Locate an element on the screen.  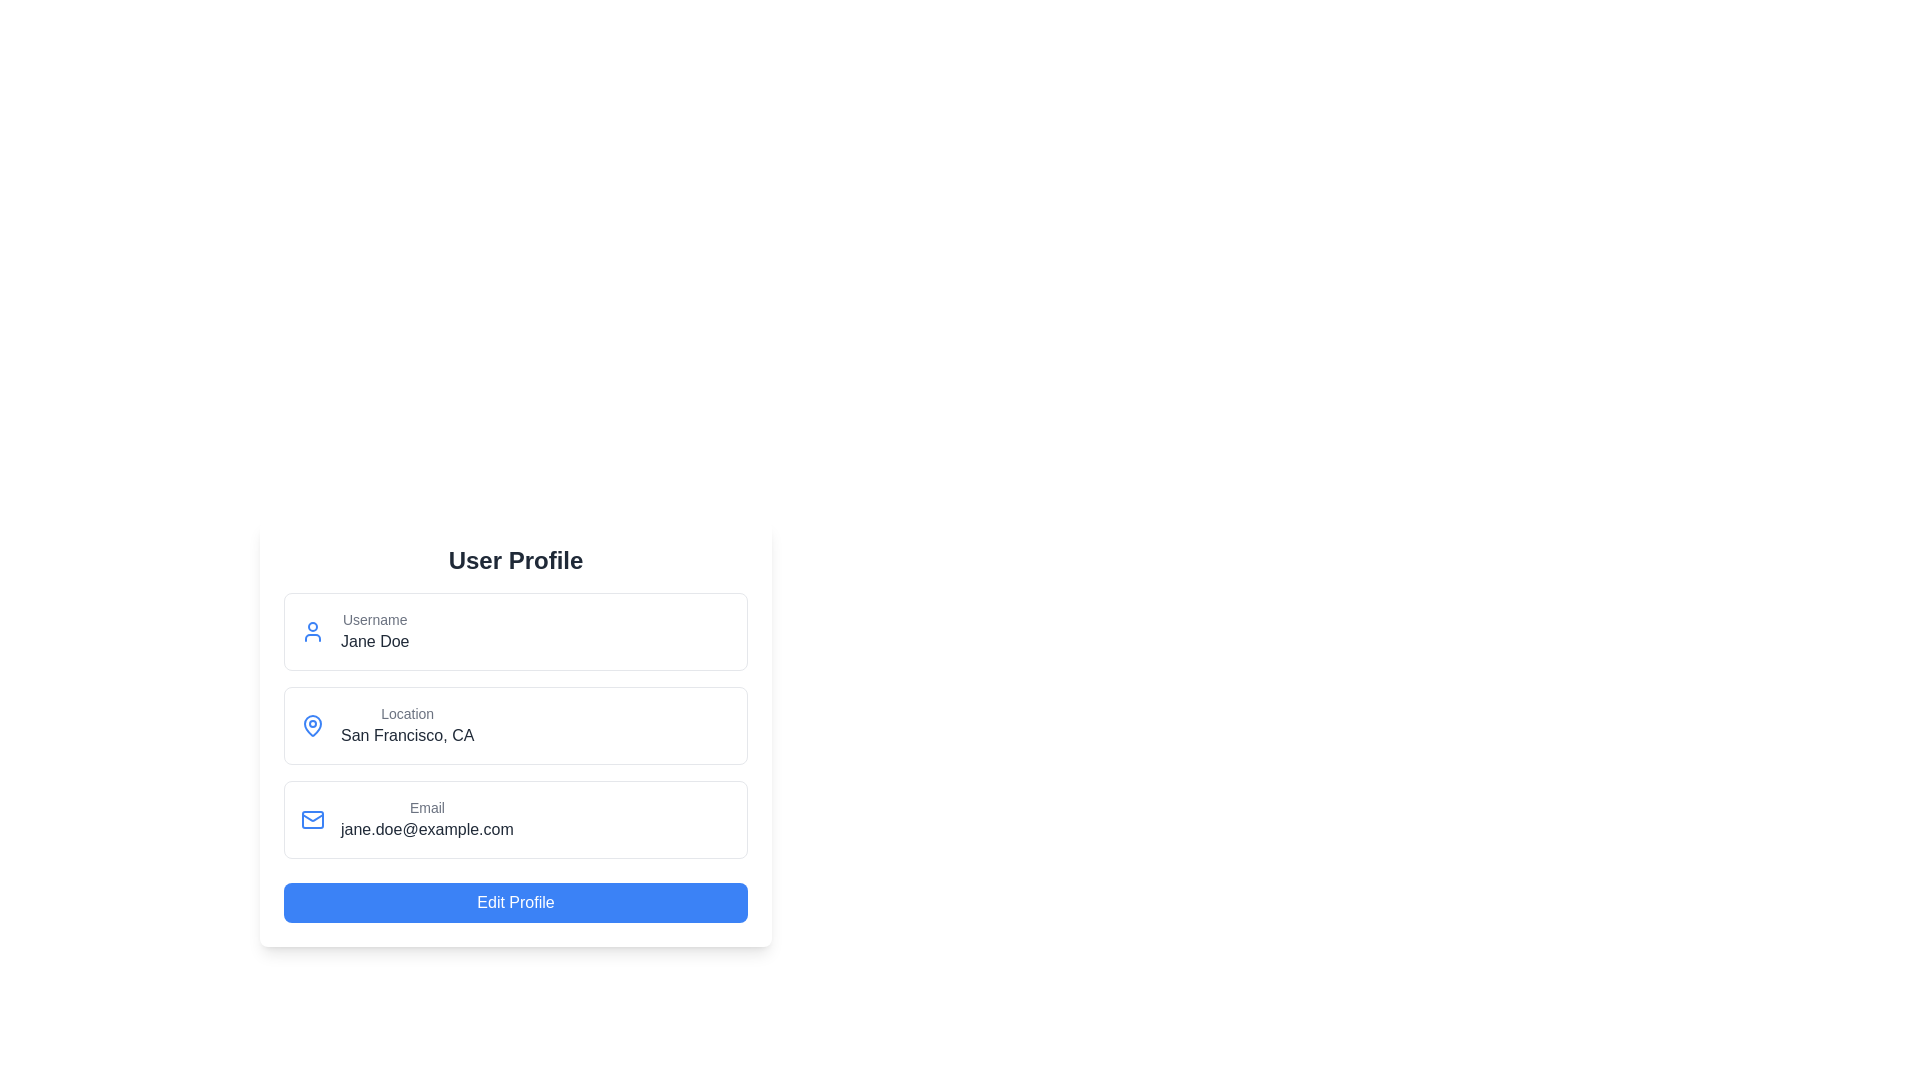
email address displayed in the non-interactive Text Display Block located in the lower section of the user profile card, which is aligned vertically with similar blocks for username and location is located at coordinates (426, 820).